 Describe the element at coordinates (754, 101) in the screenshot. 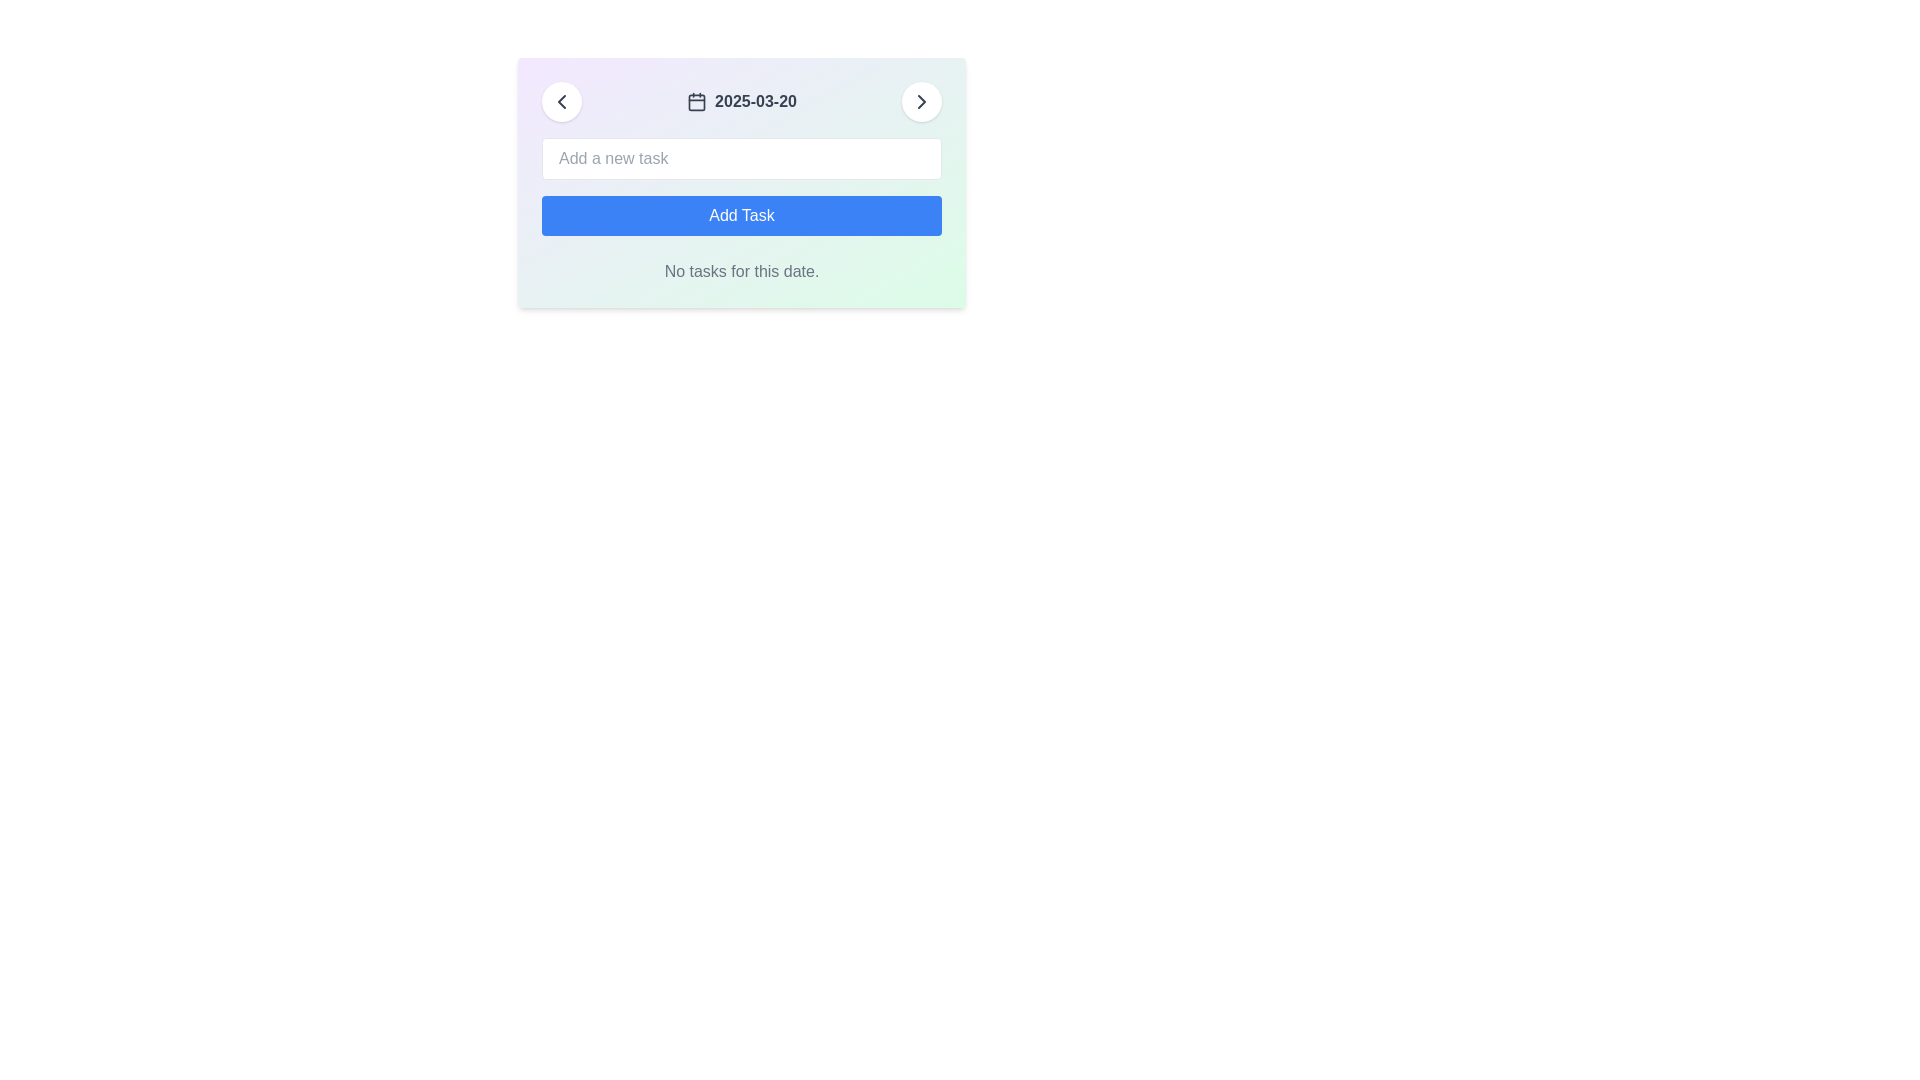

I see `the text label displaying '2025-03-20' which is bold and positioned prominently within the date navigation interface, located near the top of the interface, to the right of a calendar icon and between navigation arrows` at that location.